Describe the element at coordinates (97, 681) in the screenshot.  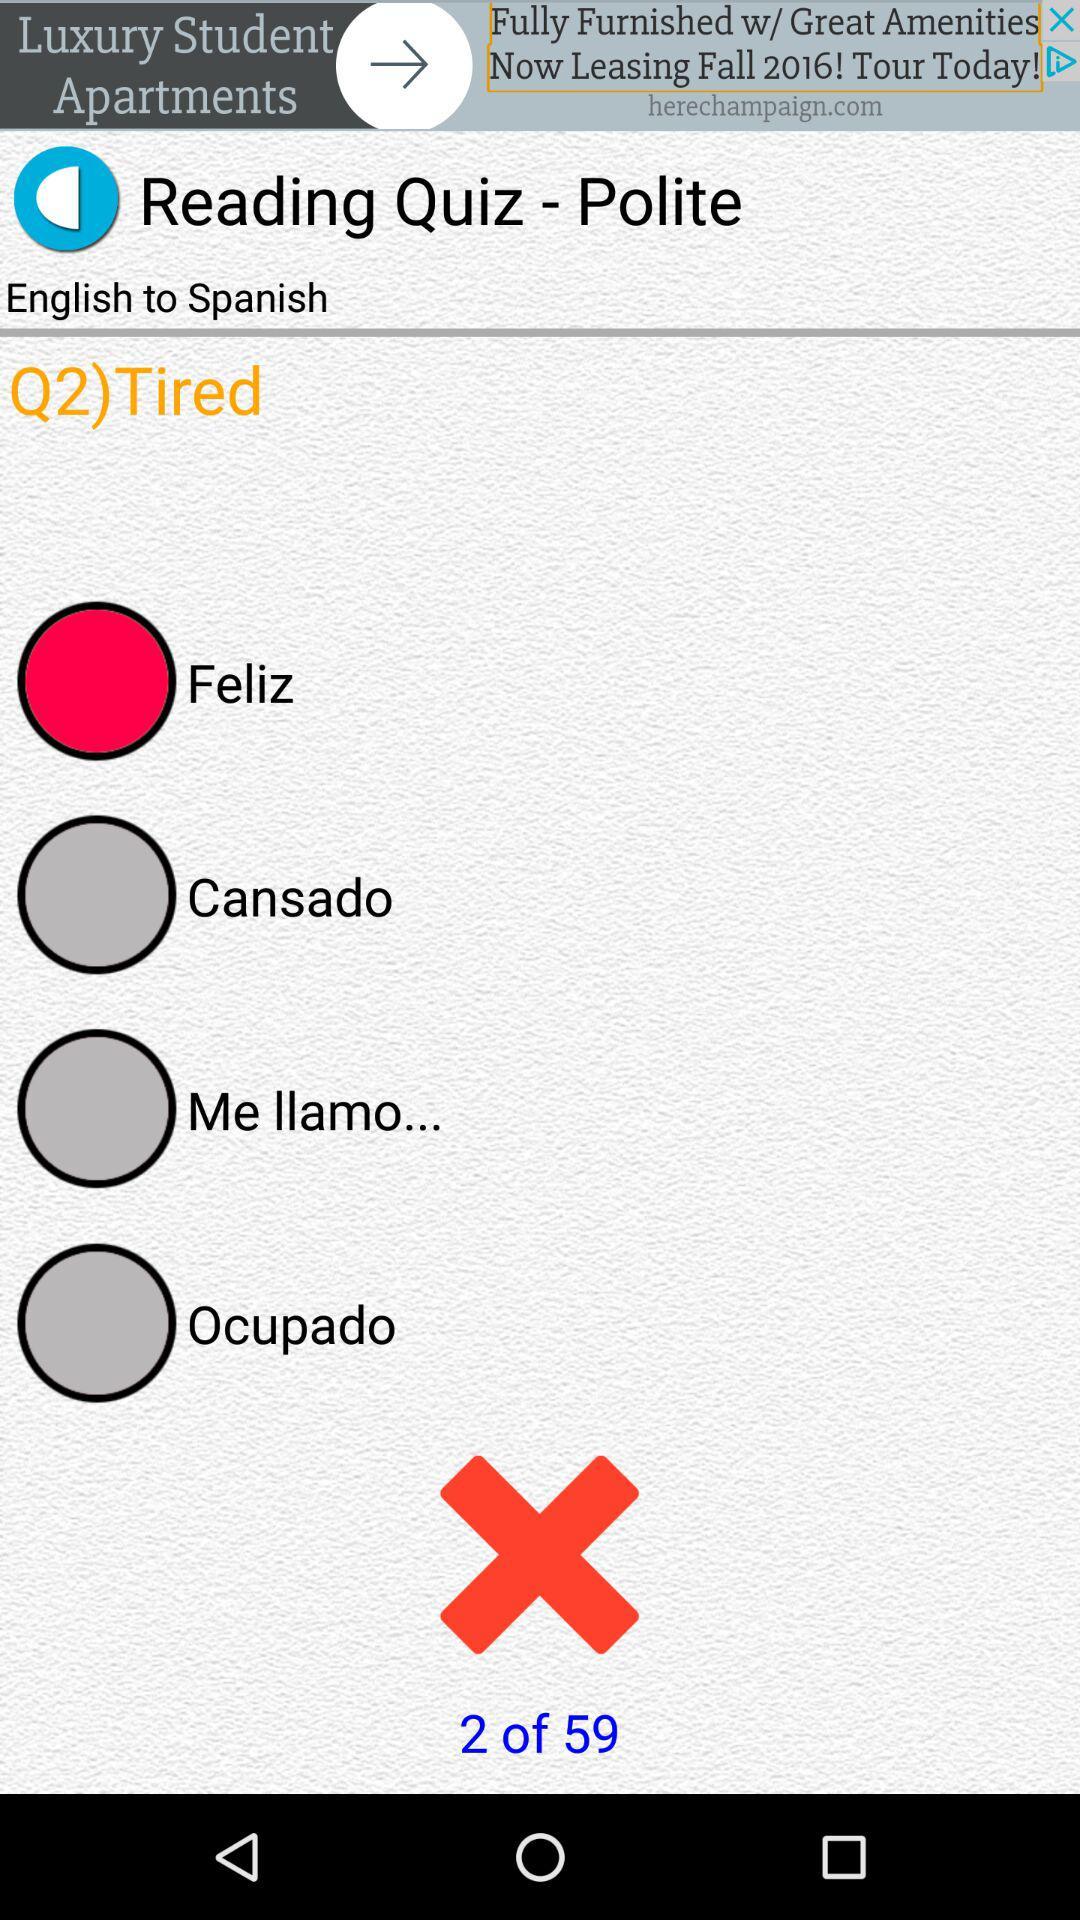
I see `feliz` at that location.